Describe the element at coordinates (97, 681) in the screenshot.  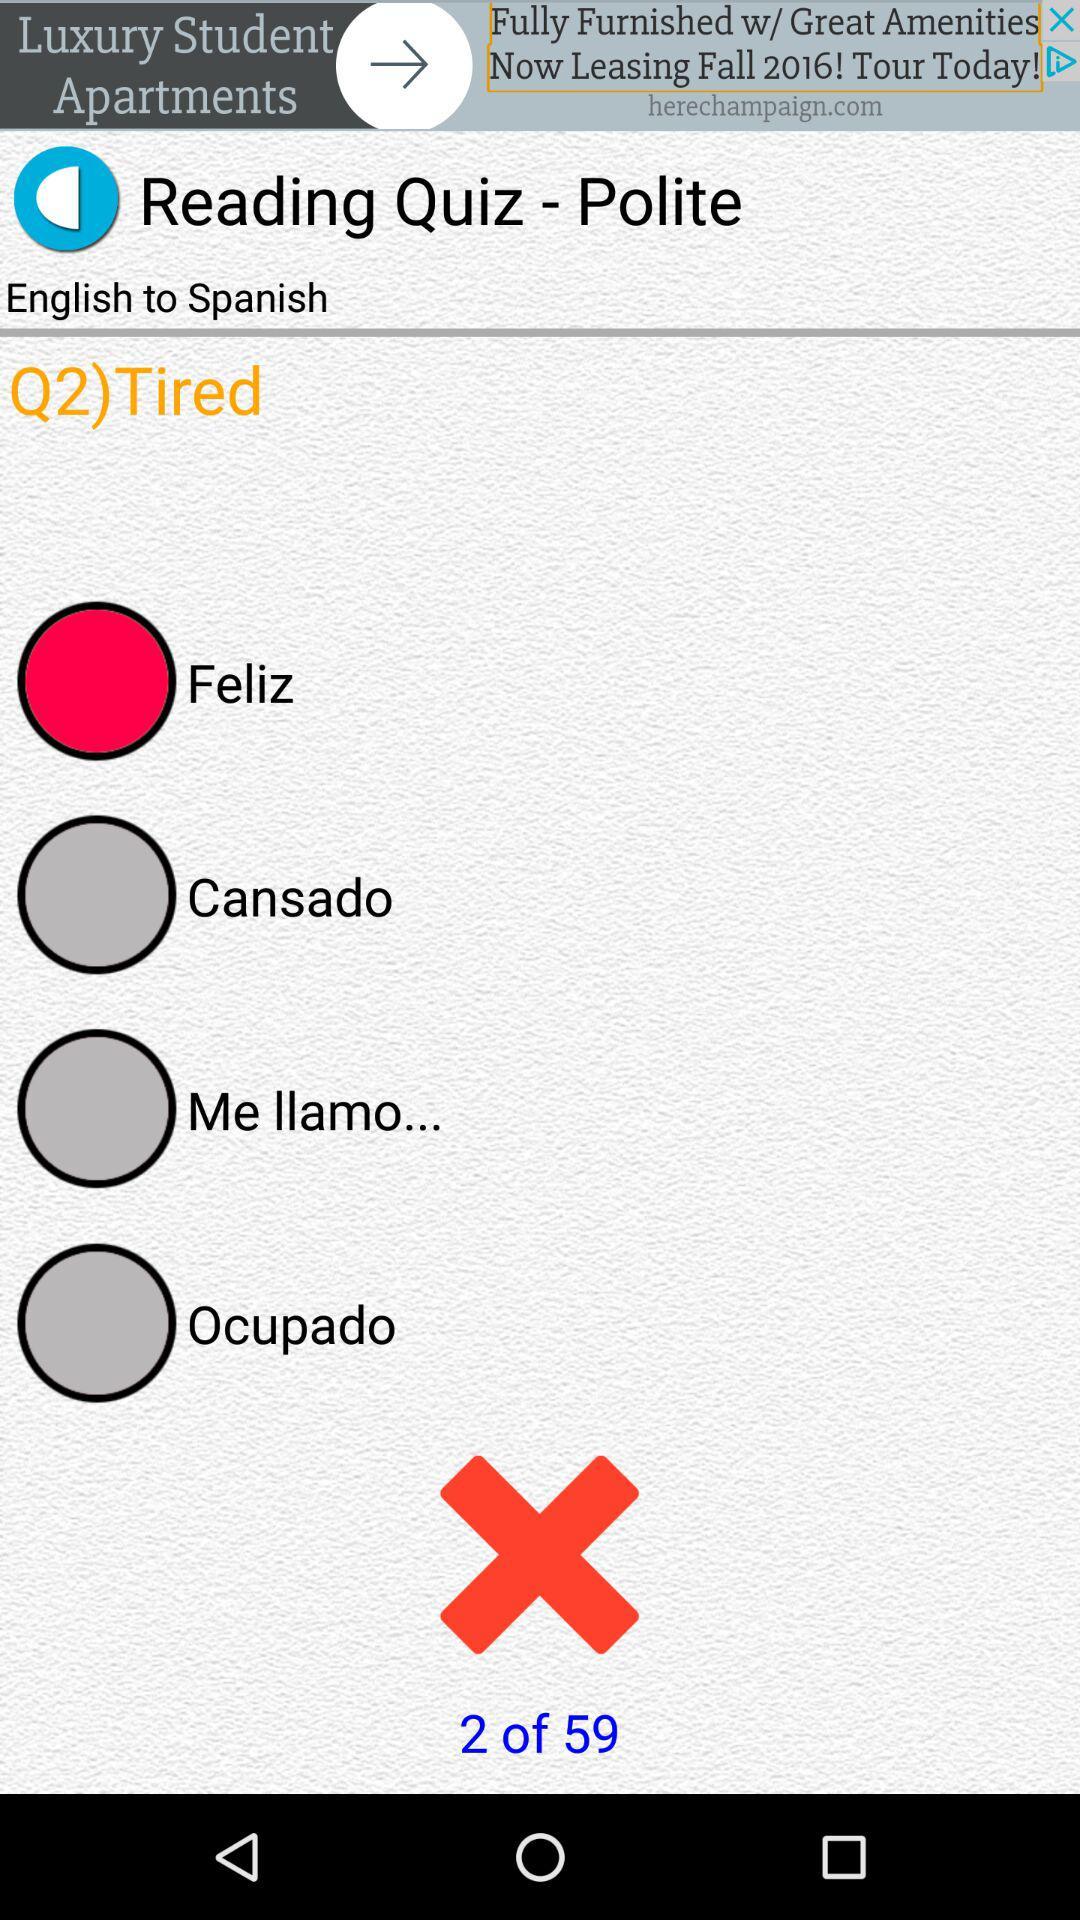
I see `feliz` at that location.